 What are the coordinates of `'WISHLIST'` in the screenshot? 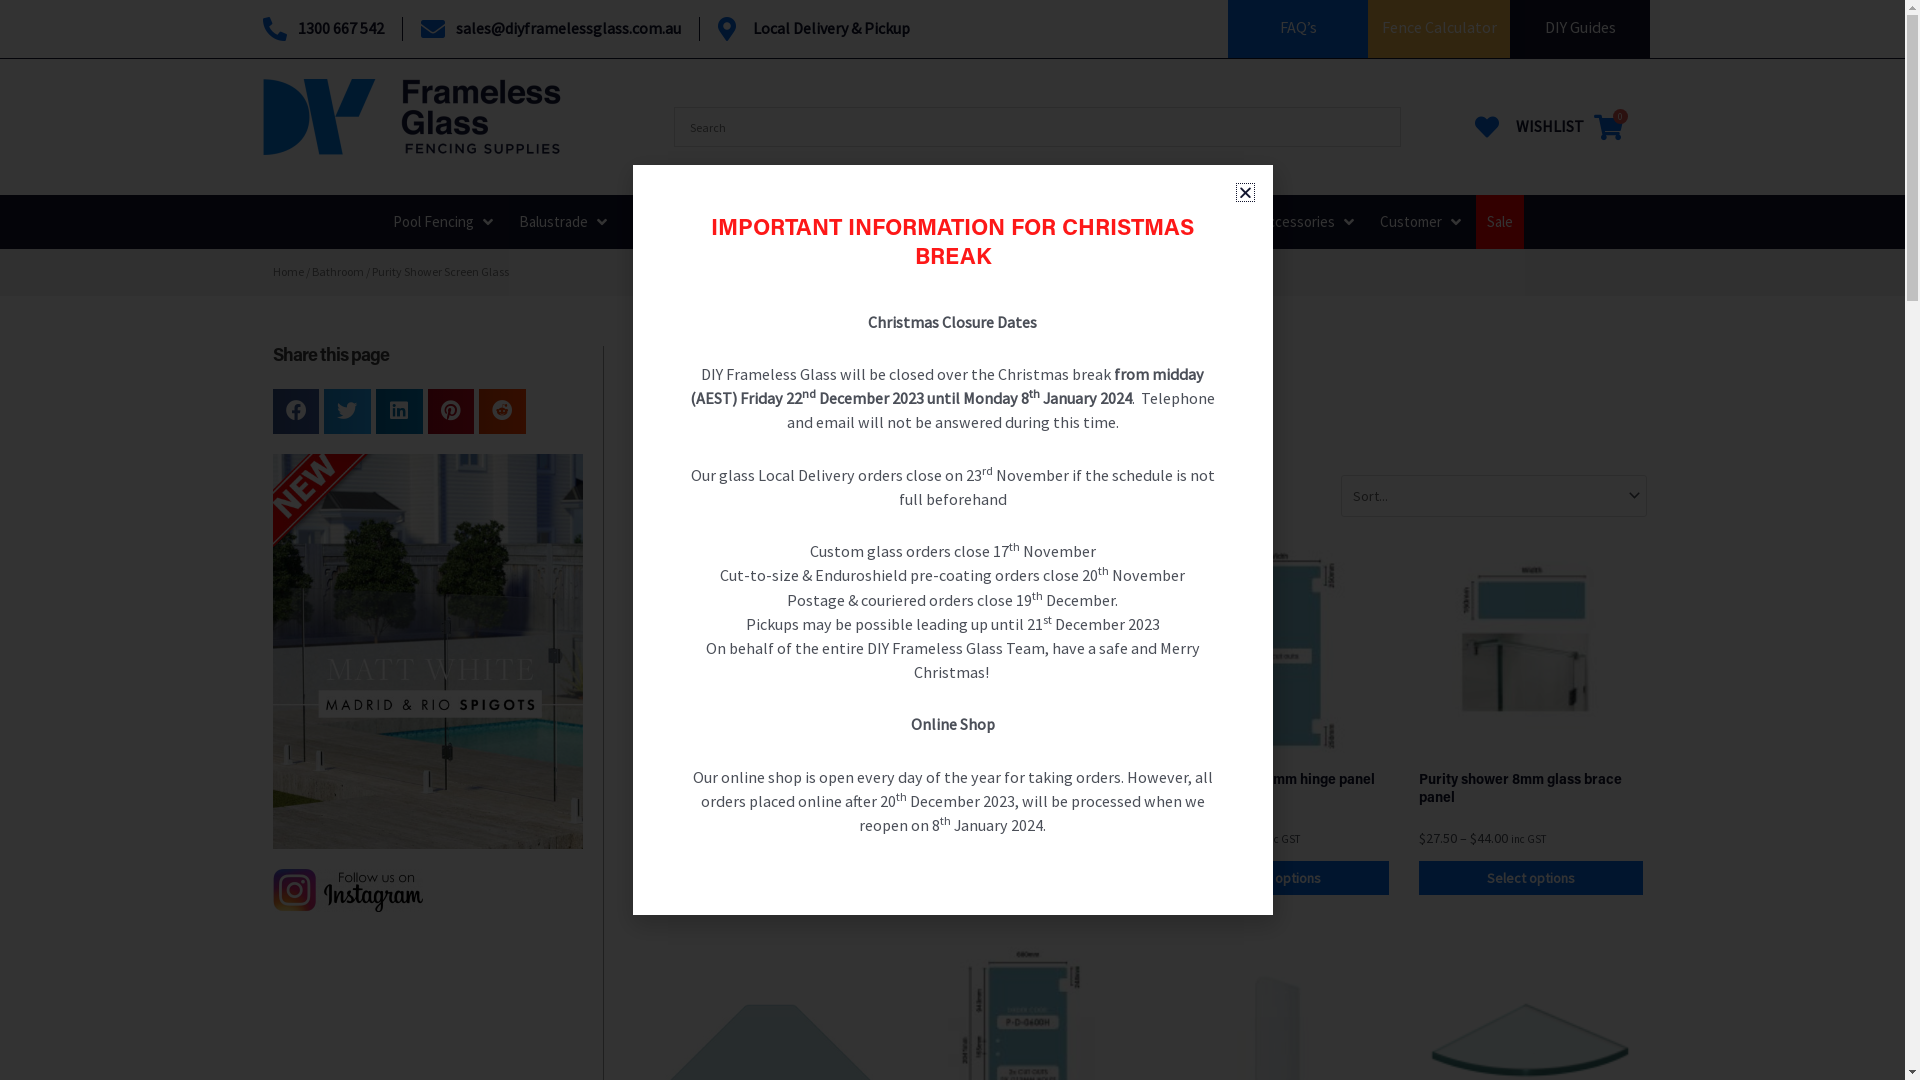 It's located at (1525, 127).